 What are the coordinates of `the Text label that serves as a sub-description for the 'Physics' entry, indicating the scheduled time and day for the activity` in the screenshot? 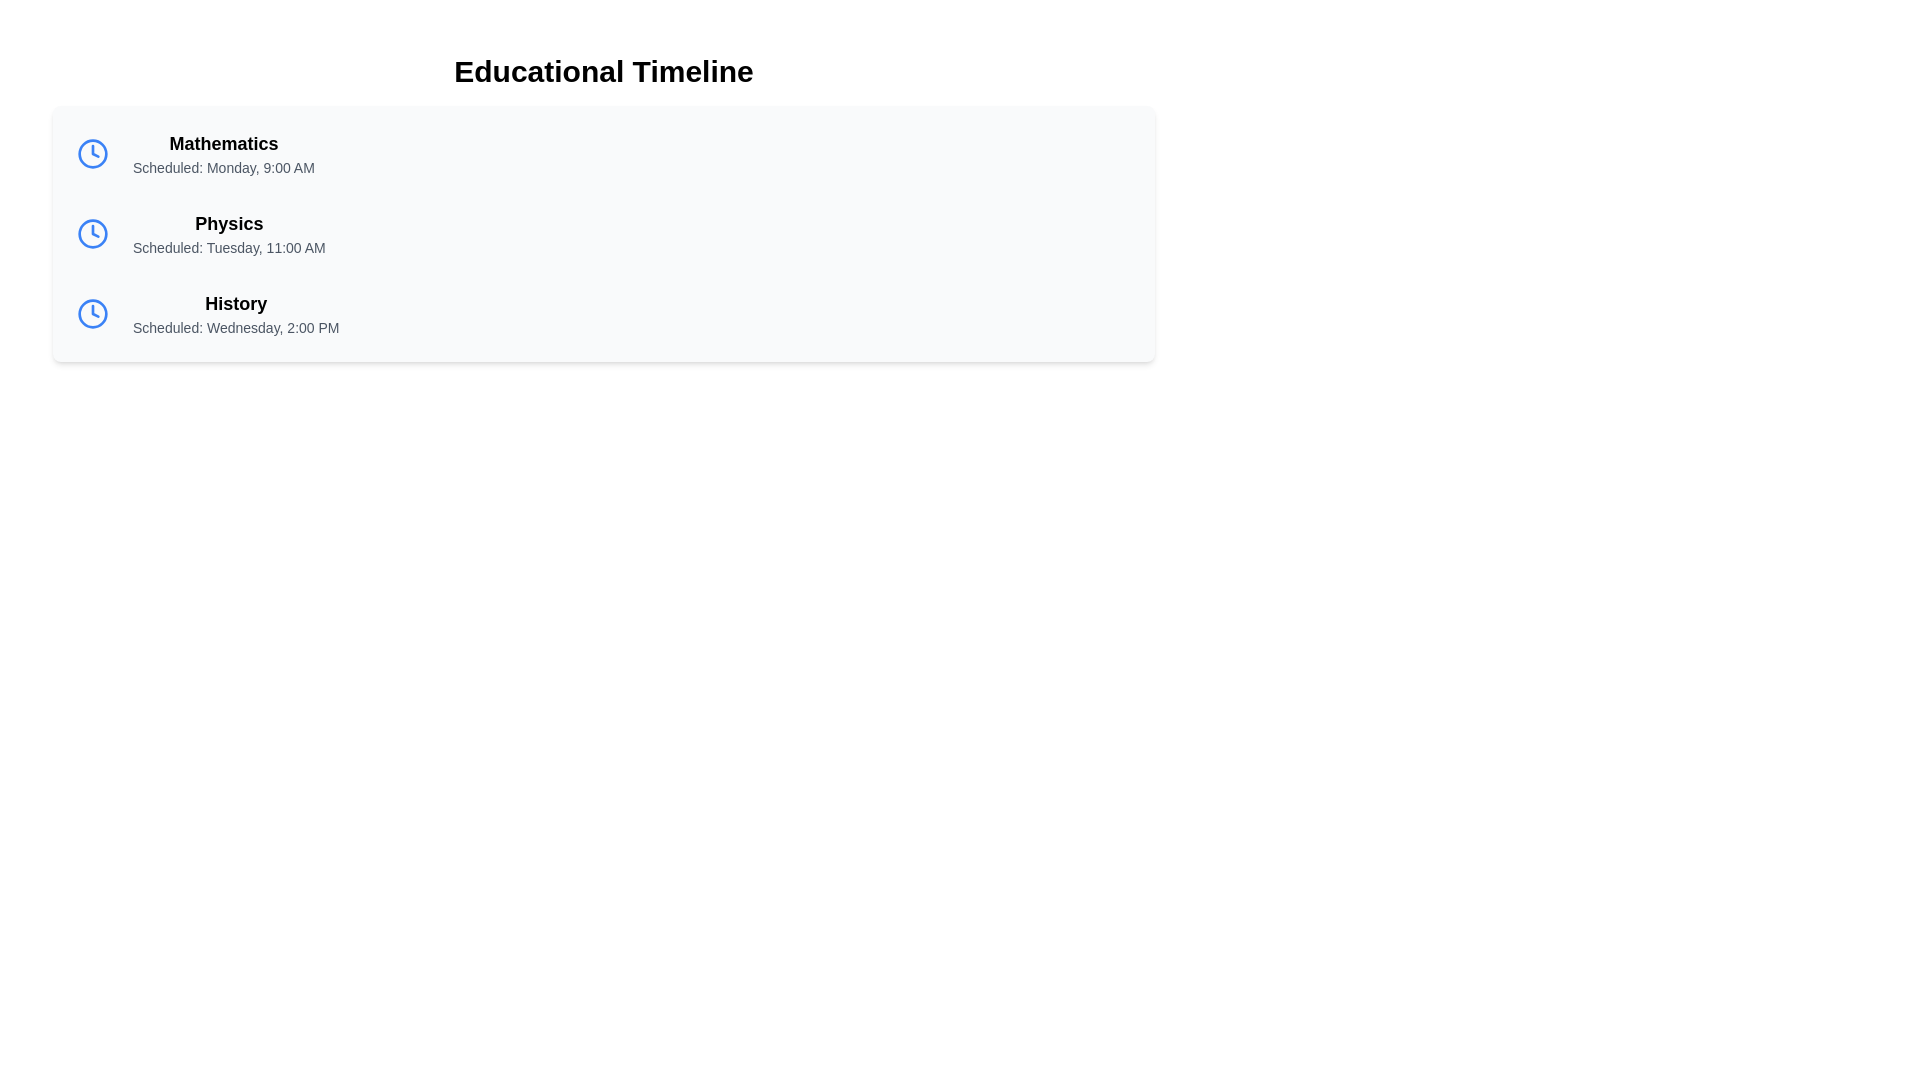 It's located at (229, 246).